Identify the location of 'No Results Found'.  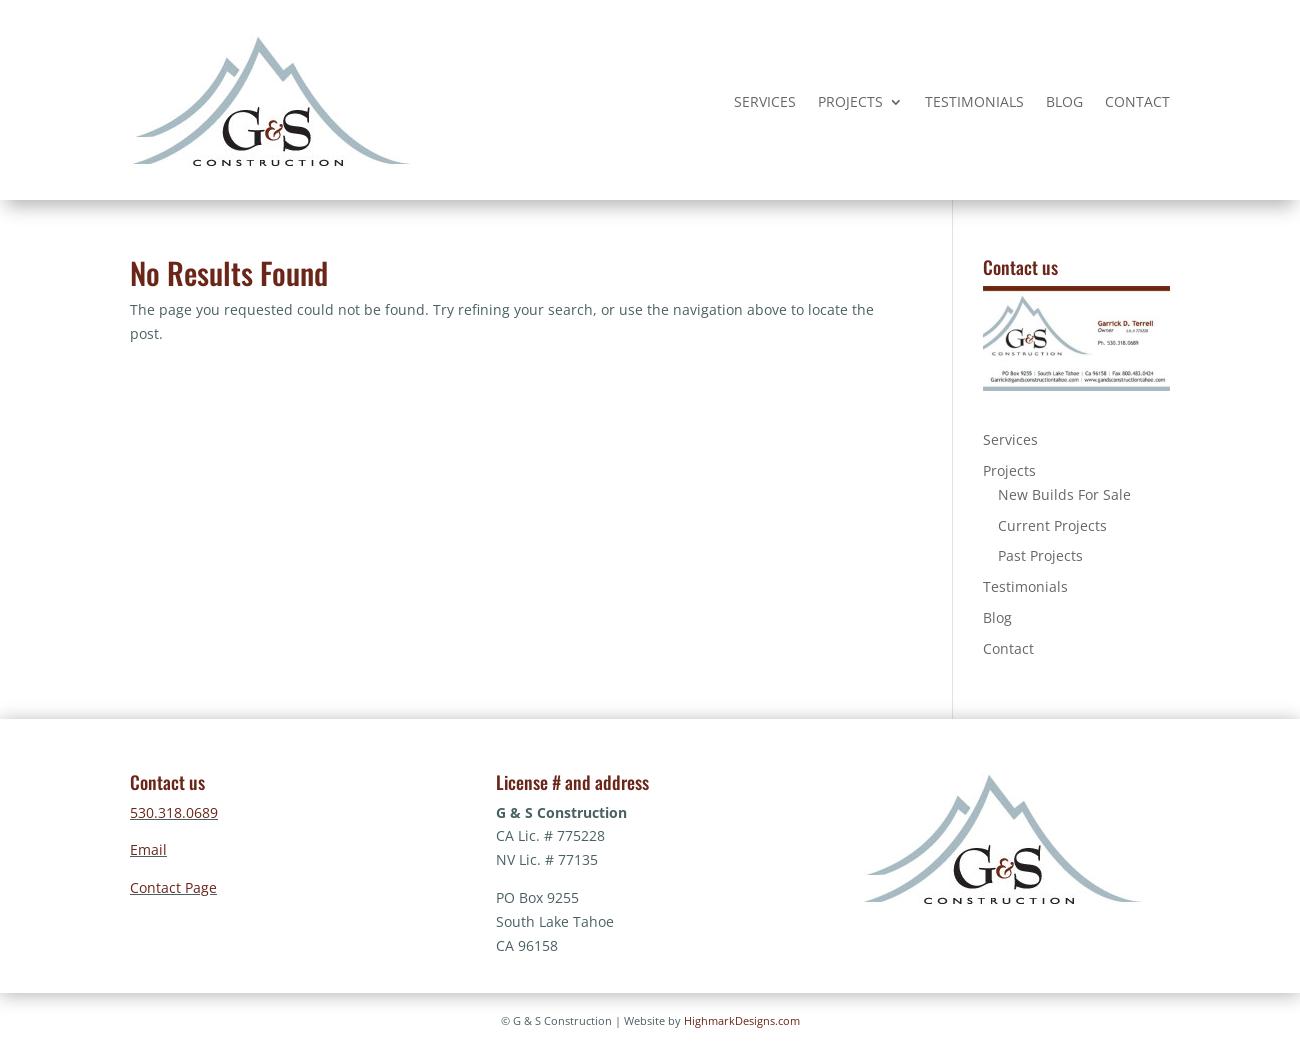
(228, 271).